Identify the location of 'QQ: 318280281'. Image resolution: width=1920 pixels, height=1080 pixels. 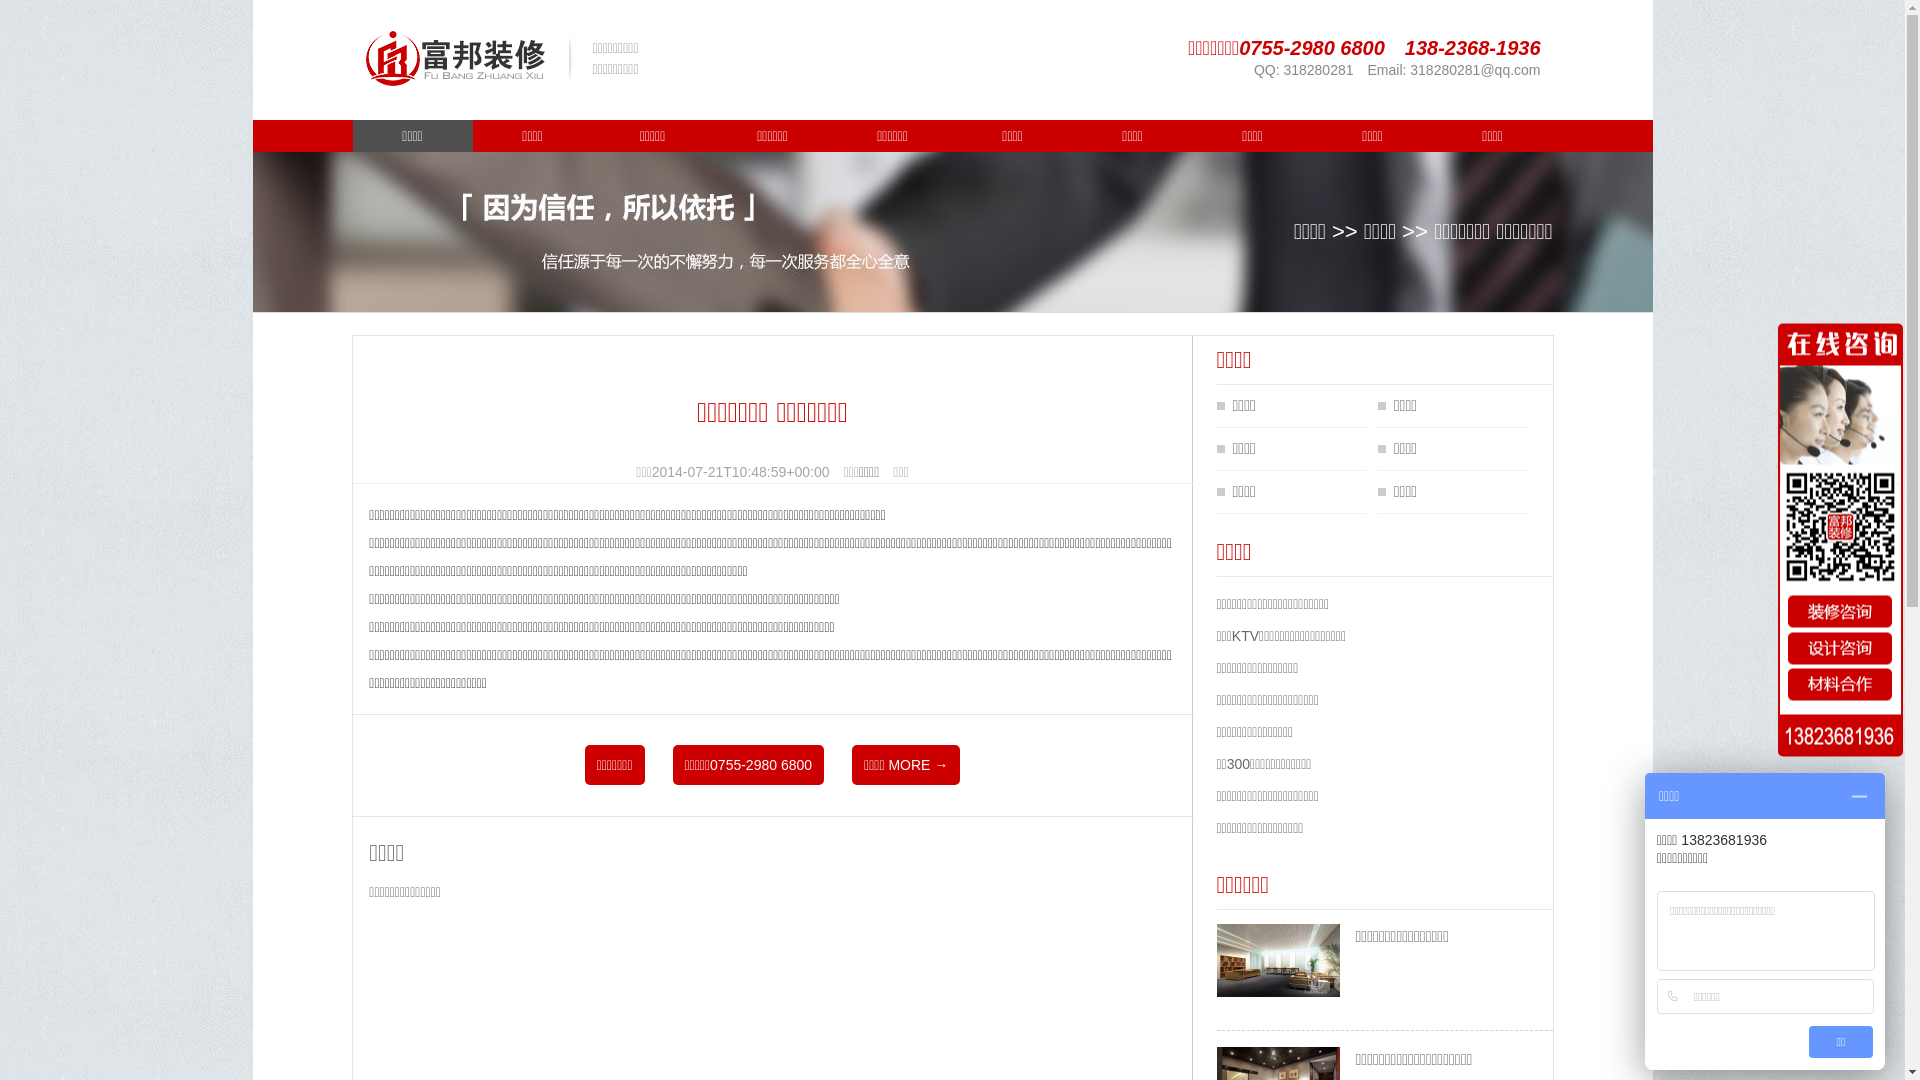
(1252, 68).